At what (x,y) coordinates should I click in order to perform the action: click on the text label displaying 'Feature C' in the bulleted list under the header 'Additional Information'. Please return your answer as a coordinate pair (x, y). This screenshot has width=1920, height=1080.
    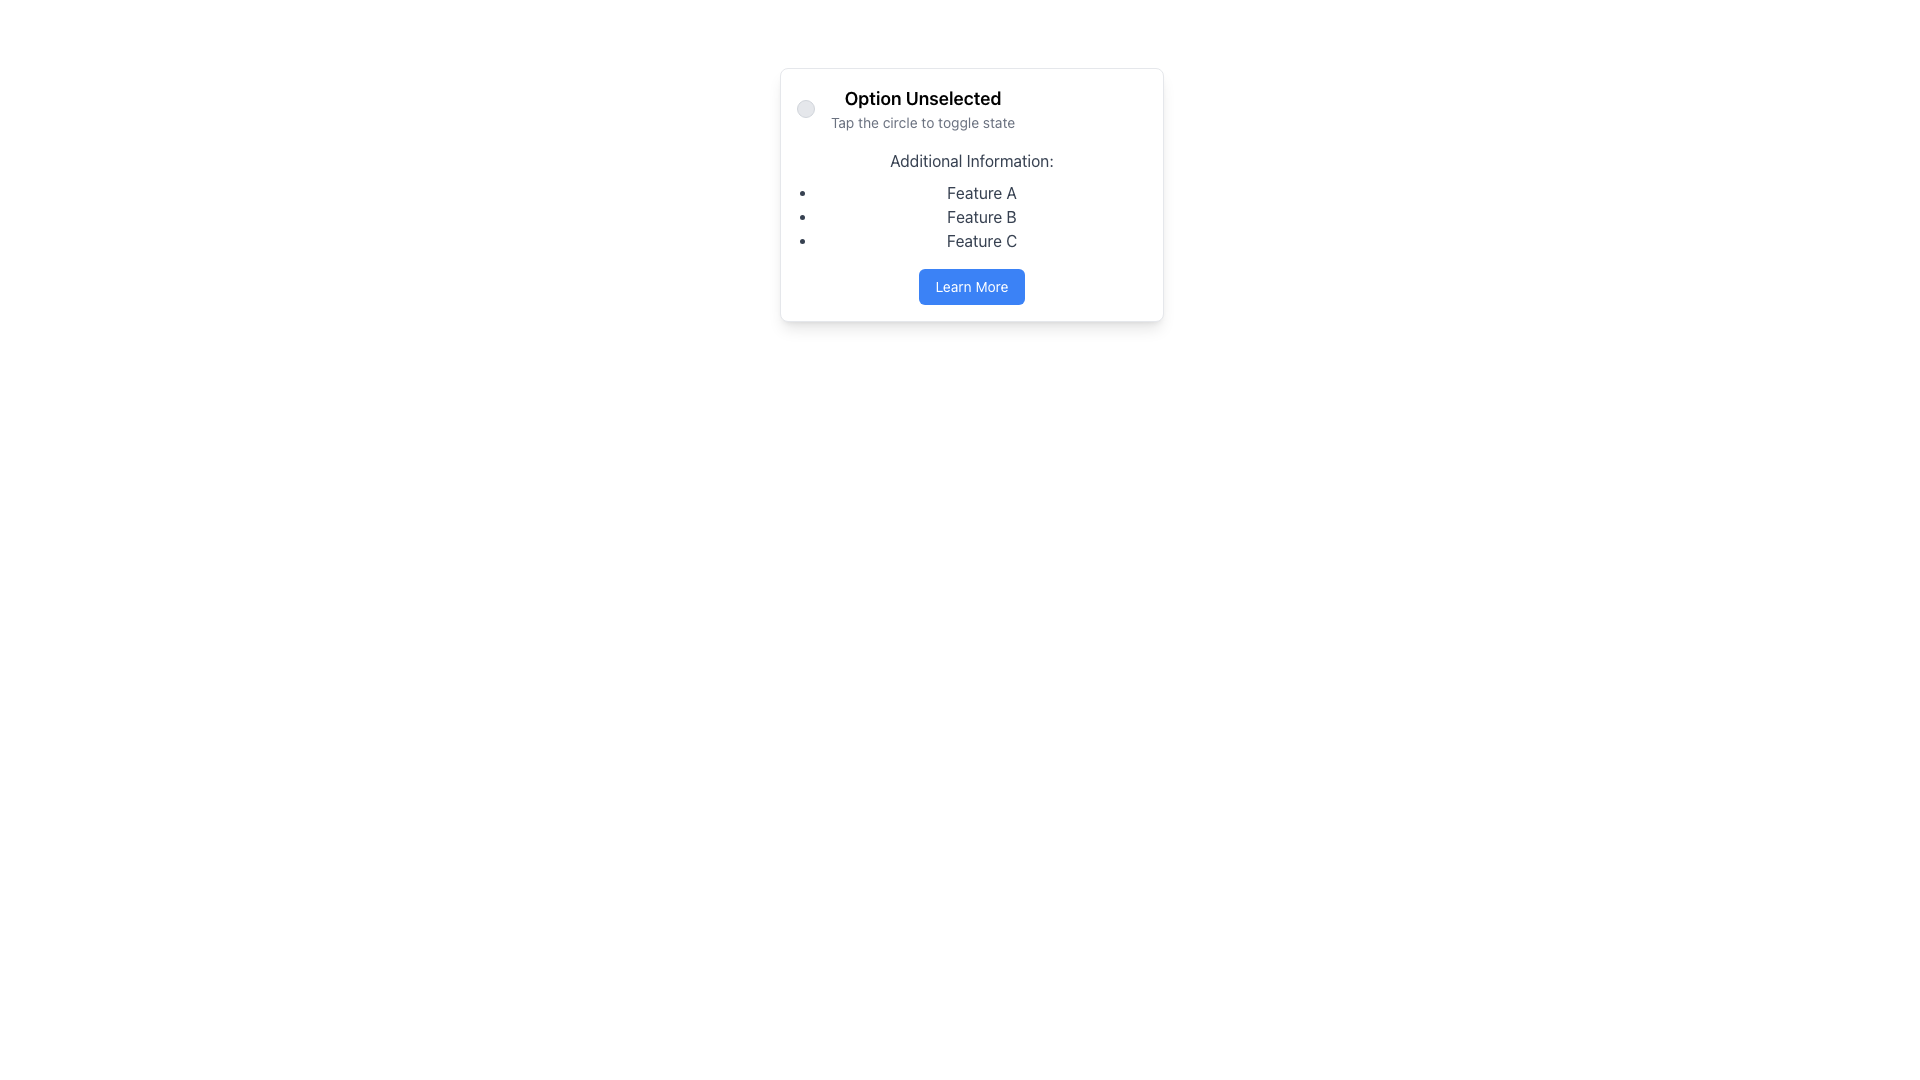
    Looking at the image, I should click on (982, 239).